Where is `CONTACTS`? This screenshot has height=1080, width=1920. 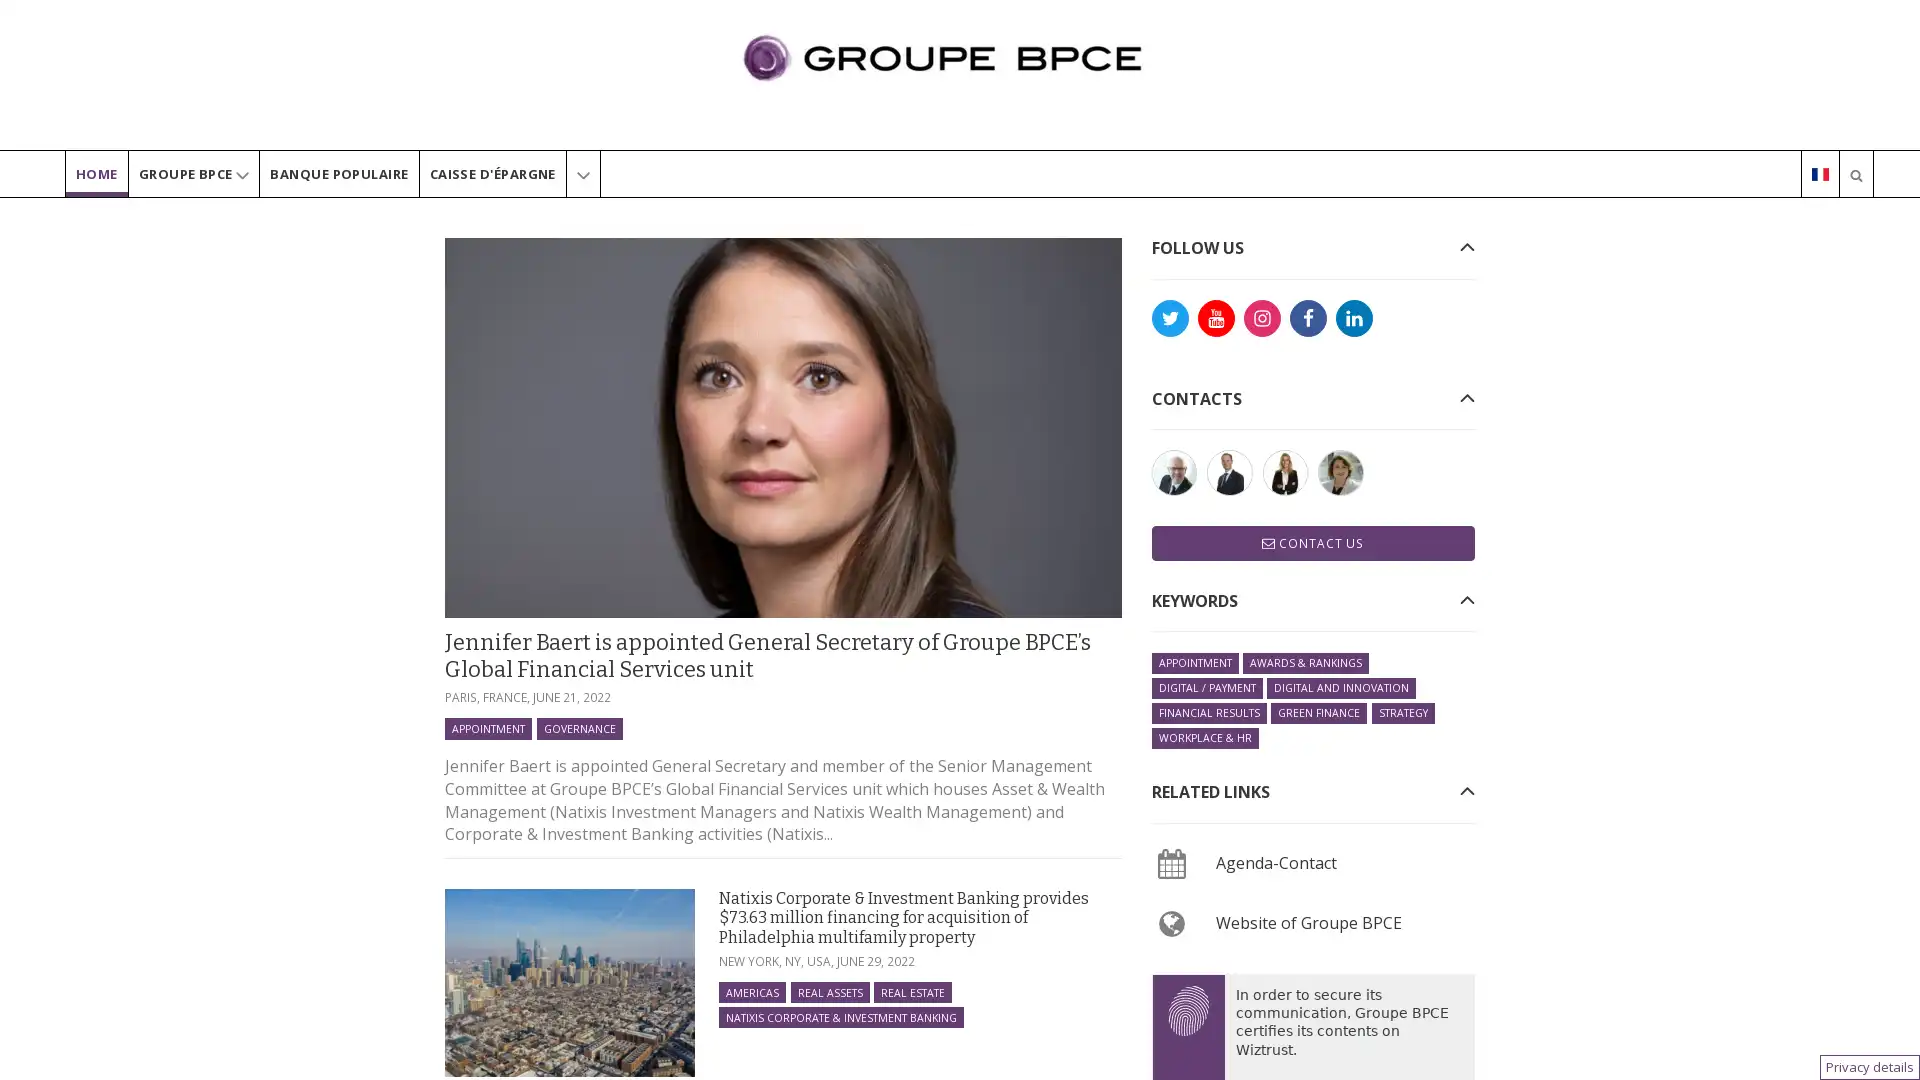
CONTACTS is located at coordinates (1195, 397).